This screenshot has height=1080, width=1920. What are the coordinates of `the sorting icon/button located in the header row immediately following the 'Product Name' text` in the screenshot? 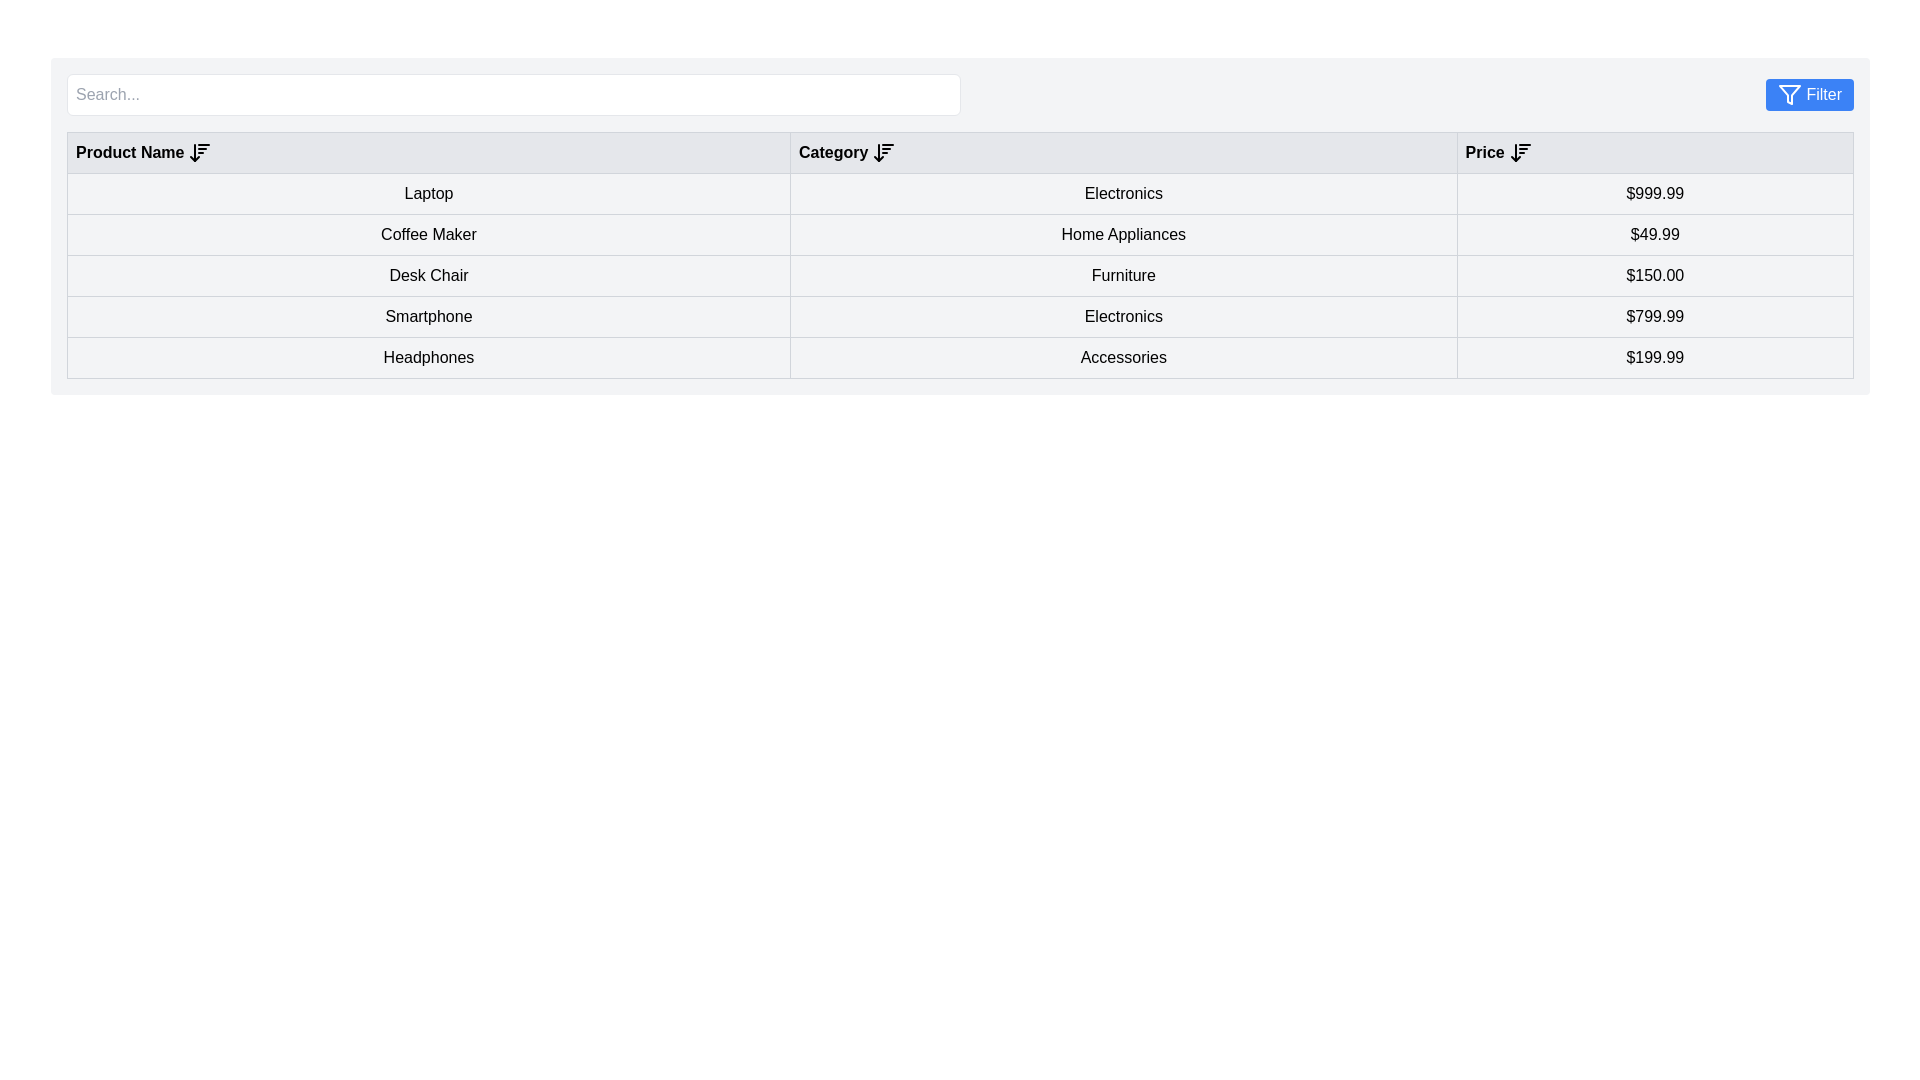 It's located at (200, 152).